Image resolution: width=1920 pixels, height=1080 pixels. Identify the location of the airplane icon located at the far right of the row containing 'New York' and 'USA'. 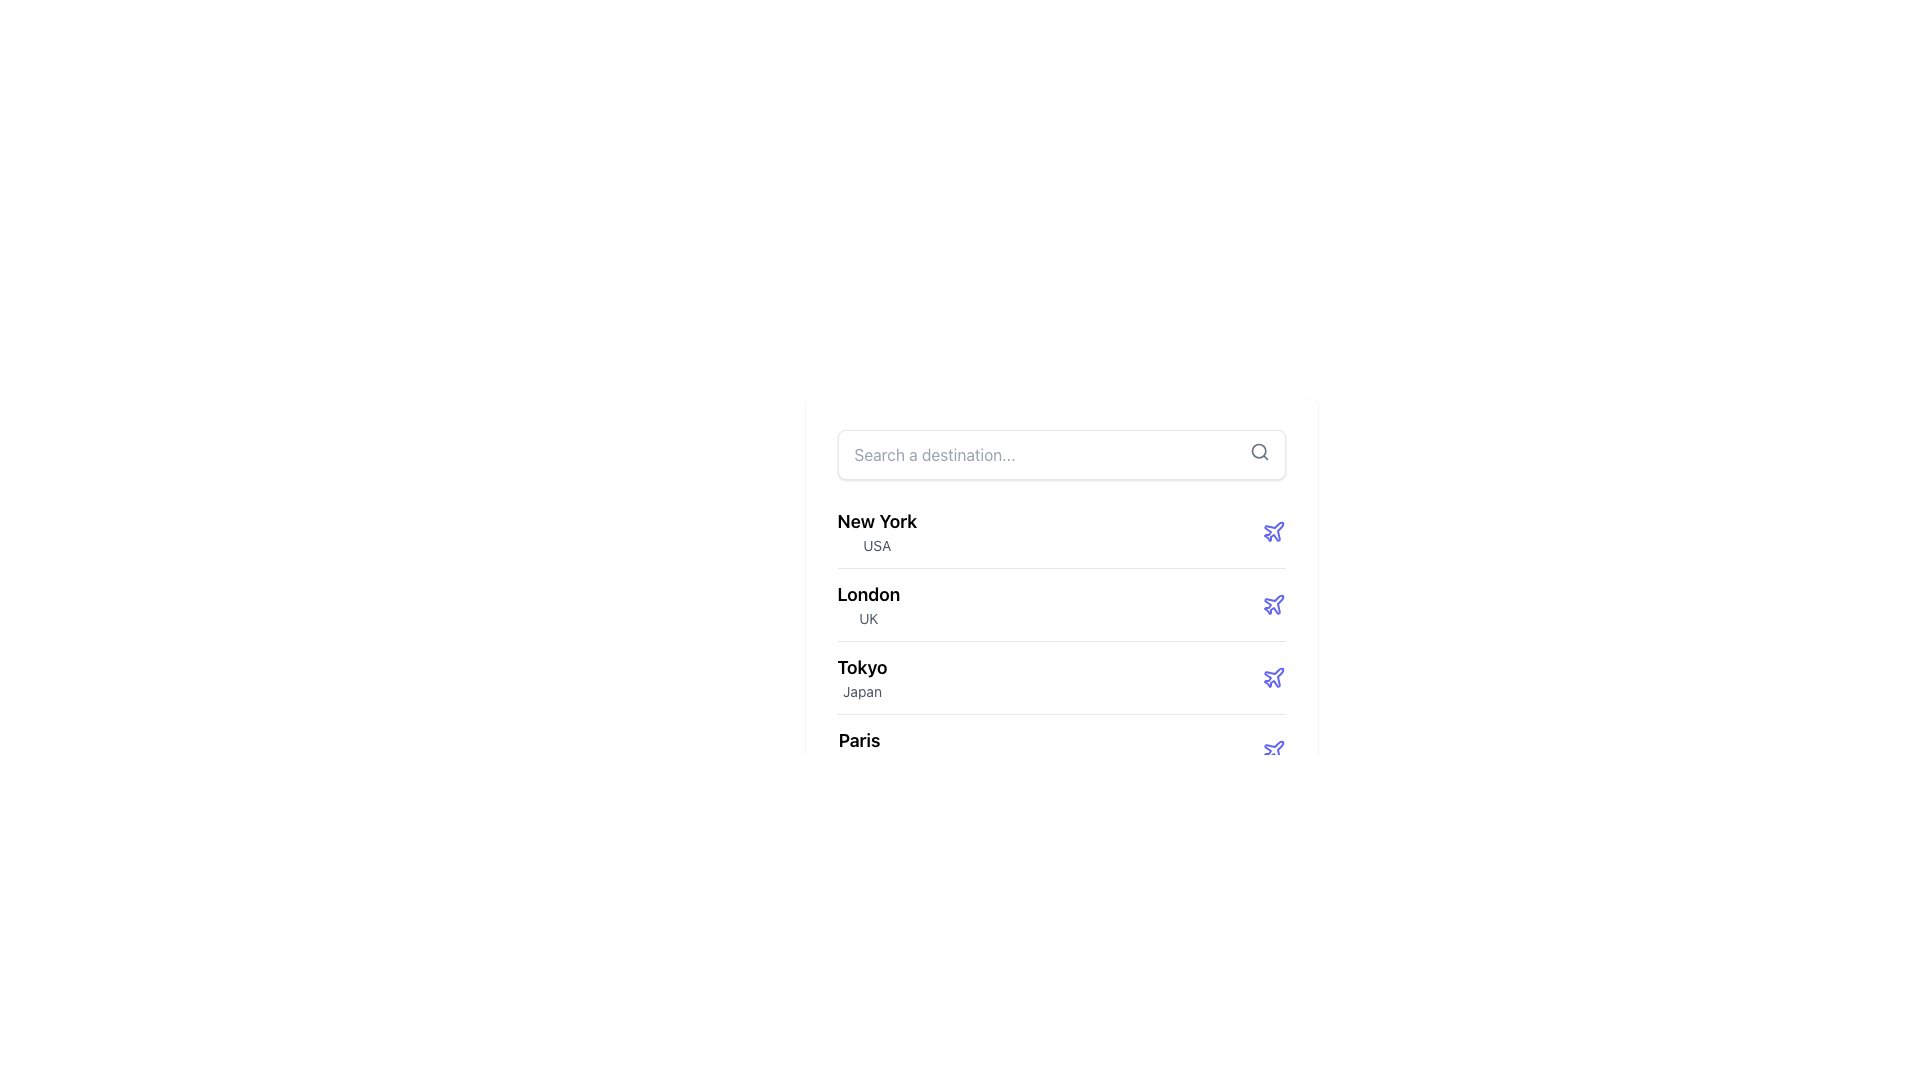
(1272, 531).